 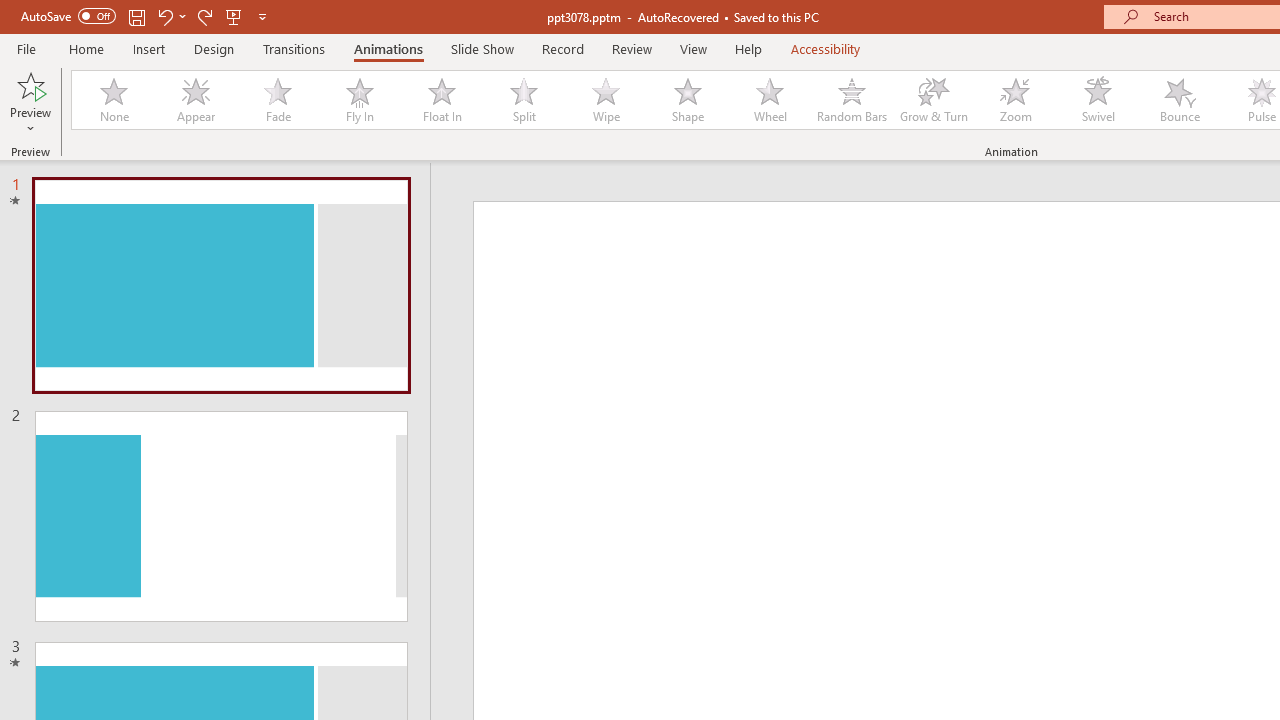 What do you see at coordinates (852, 100) in the screenshot?
I see `'Random Bars'` at bounding box center [852, 100].